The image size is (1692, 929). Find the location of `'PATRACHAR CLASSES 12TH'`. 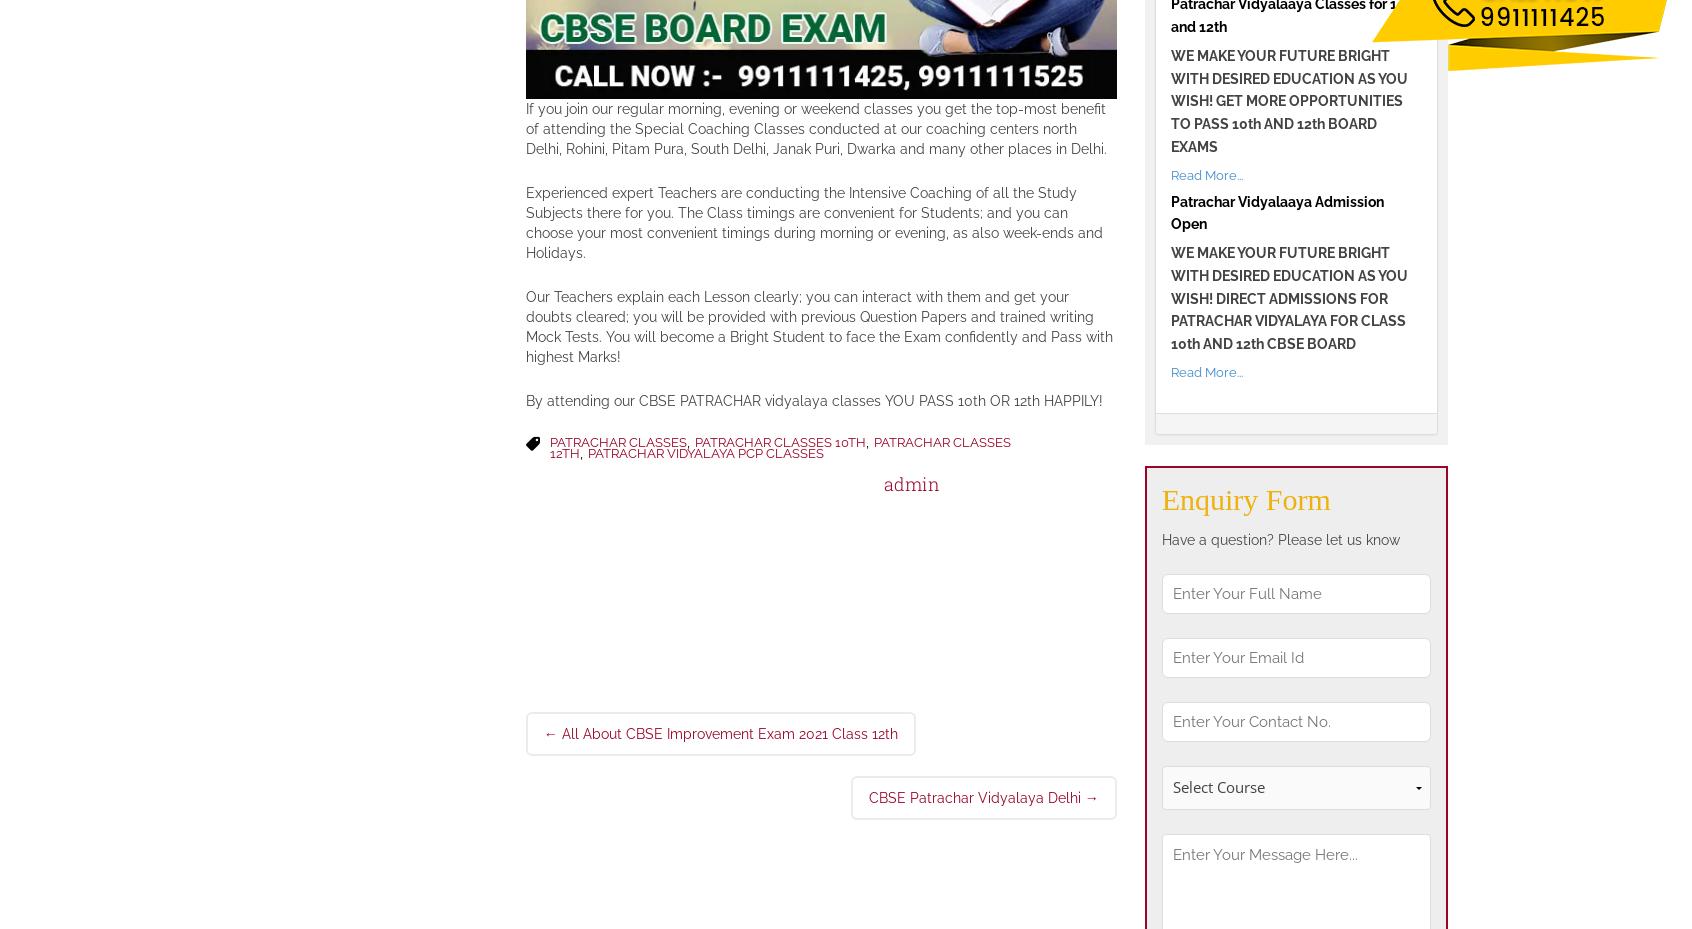

'PATRACHAR CLASSES 12TH' is located at coordinates (549, 446).